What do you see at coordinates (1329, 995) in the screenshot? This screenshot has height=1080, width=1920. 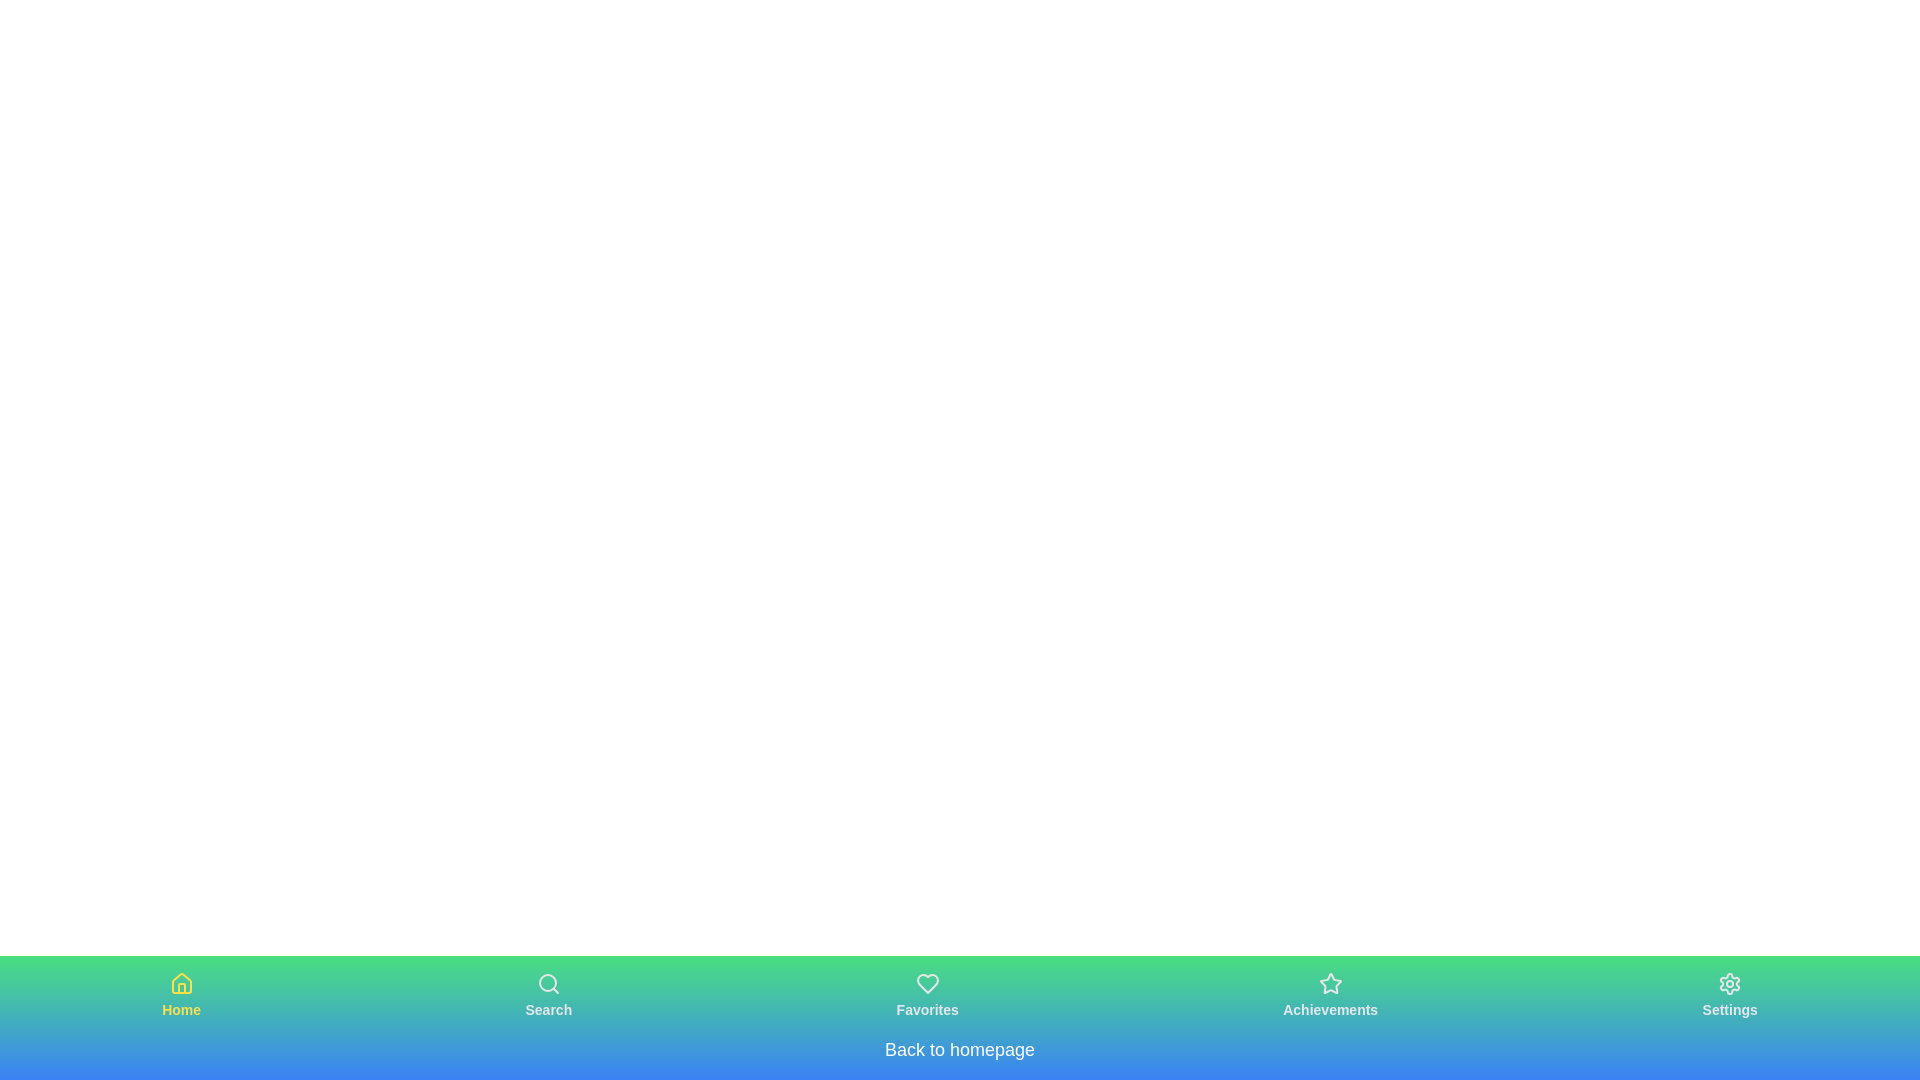 I see `the tab labeled Achievements` at bounding box center [1329, 995].